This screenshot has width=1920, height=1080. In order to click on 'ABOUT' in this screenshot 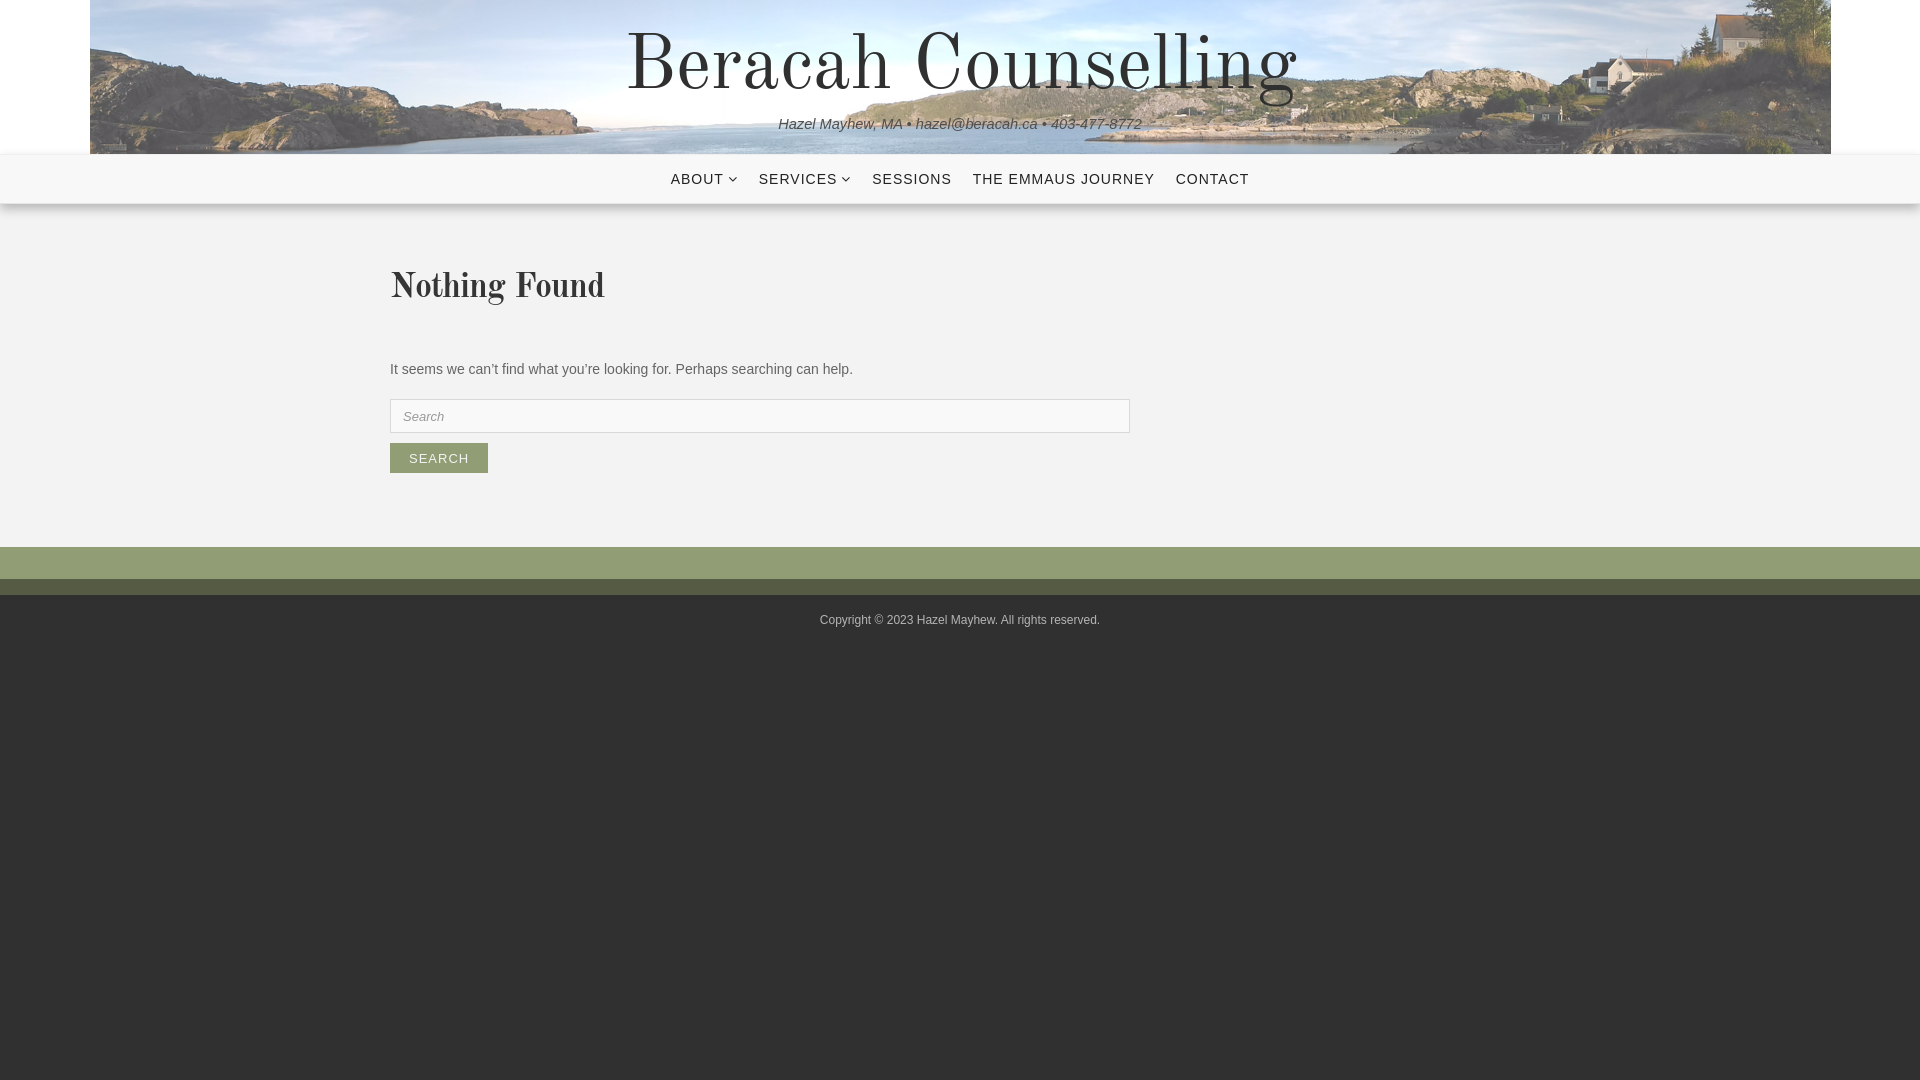, I will do `click(704, 177)`.